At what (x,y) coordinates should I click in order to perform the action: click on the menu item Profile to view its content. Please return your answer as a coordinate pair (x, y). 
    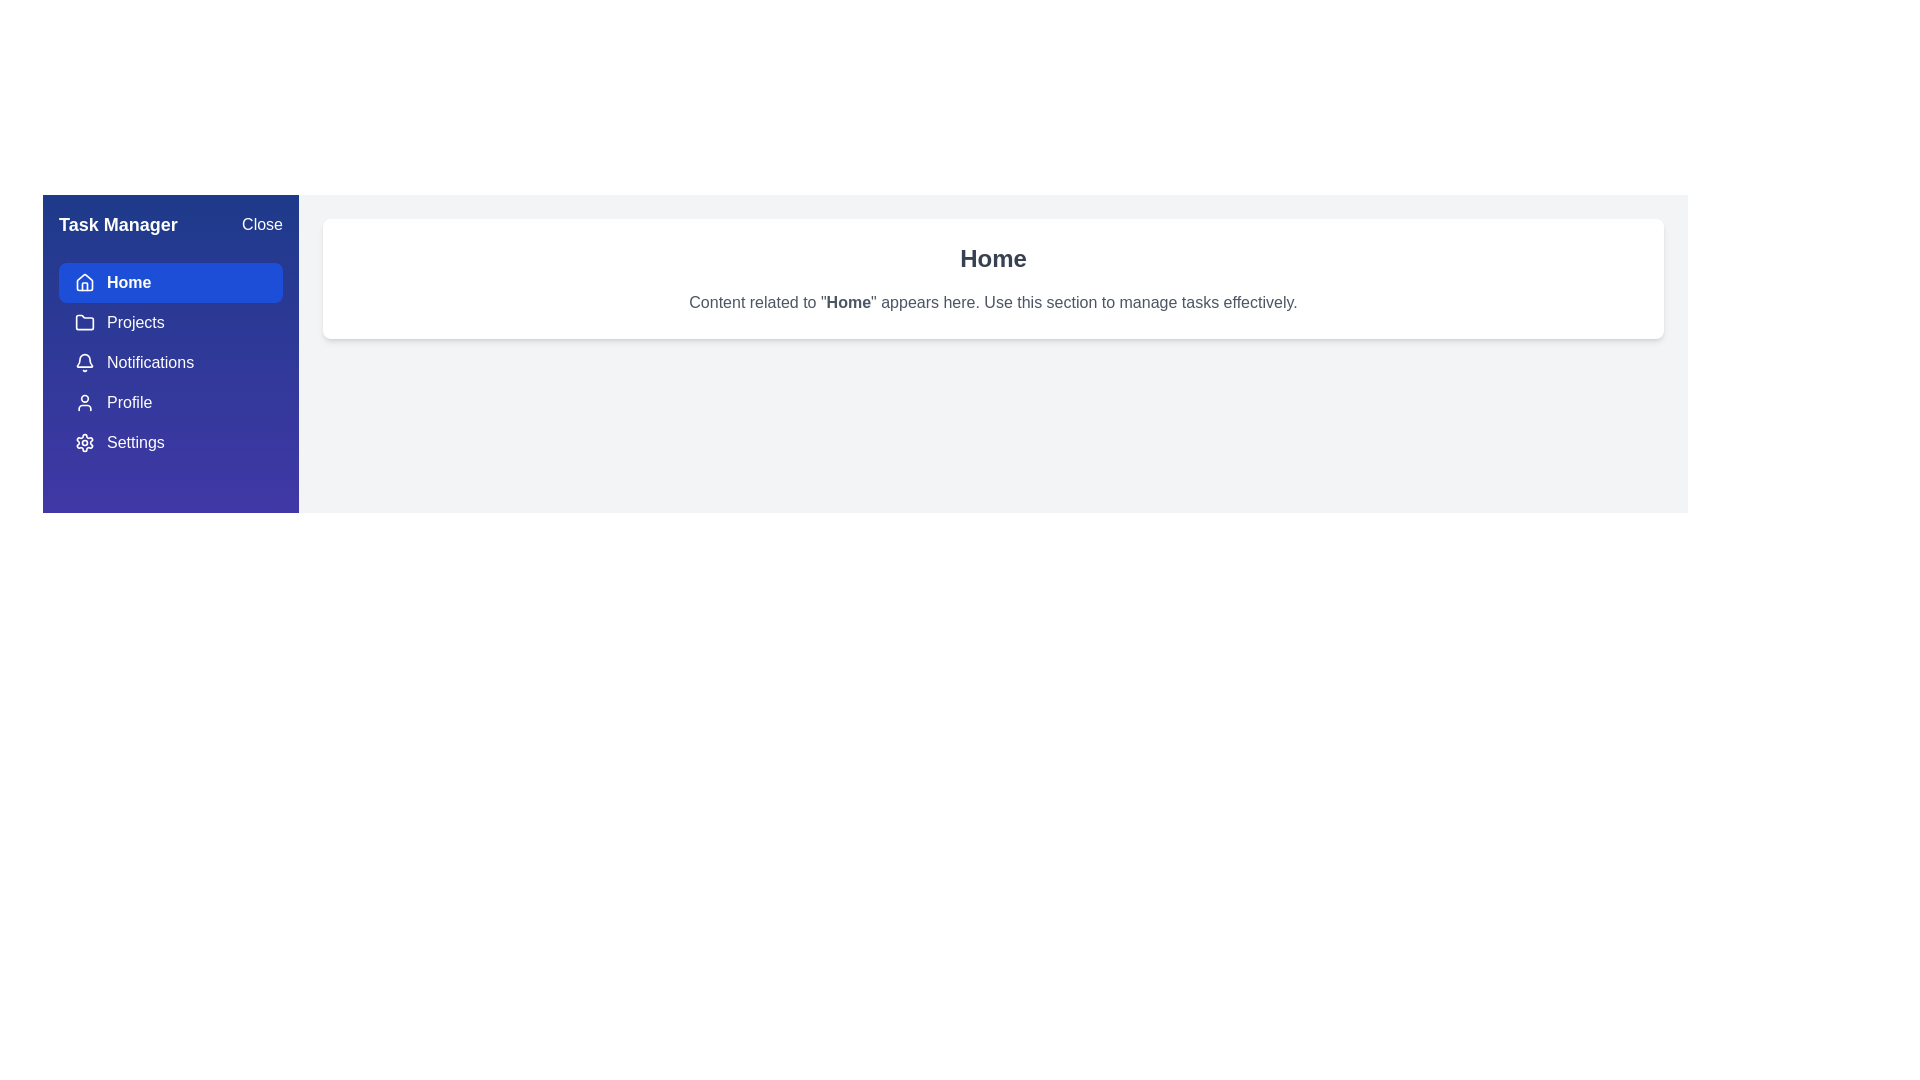
    Looking at the image, I should click on (171, 402).